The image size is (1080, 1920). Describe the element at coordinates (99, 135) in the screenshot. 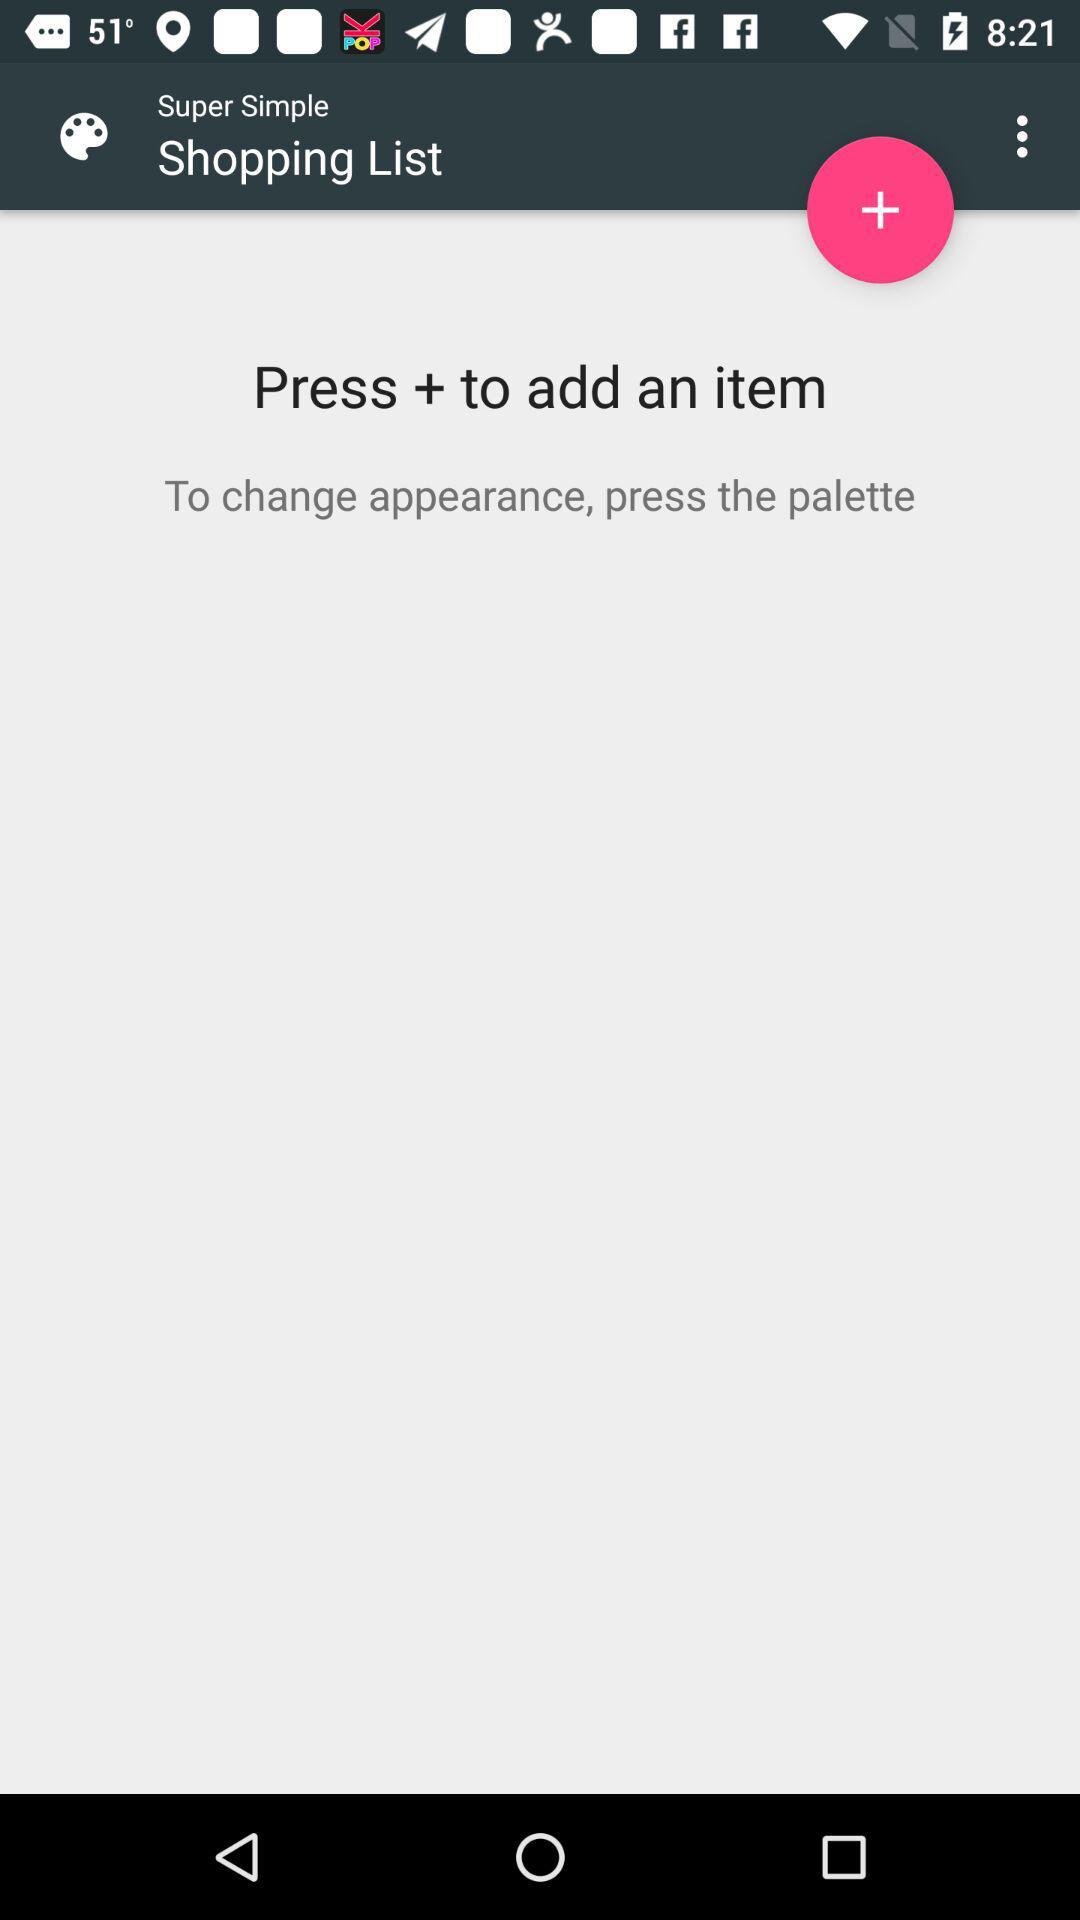

I see `open categories` at that location.